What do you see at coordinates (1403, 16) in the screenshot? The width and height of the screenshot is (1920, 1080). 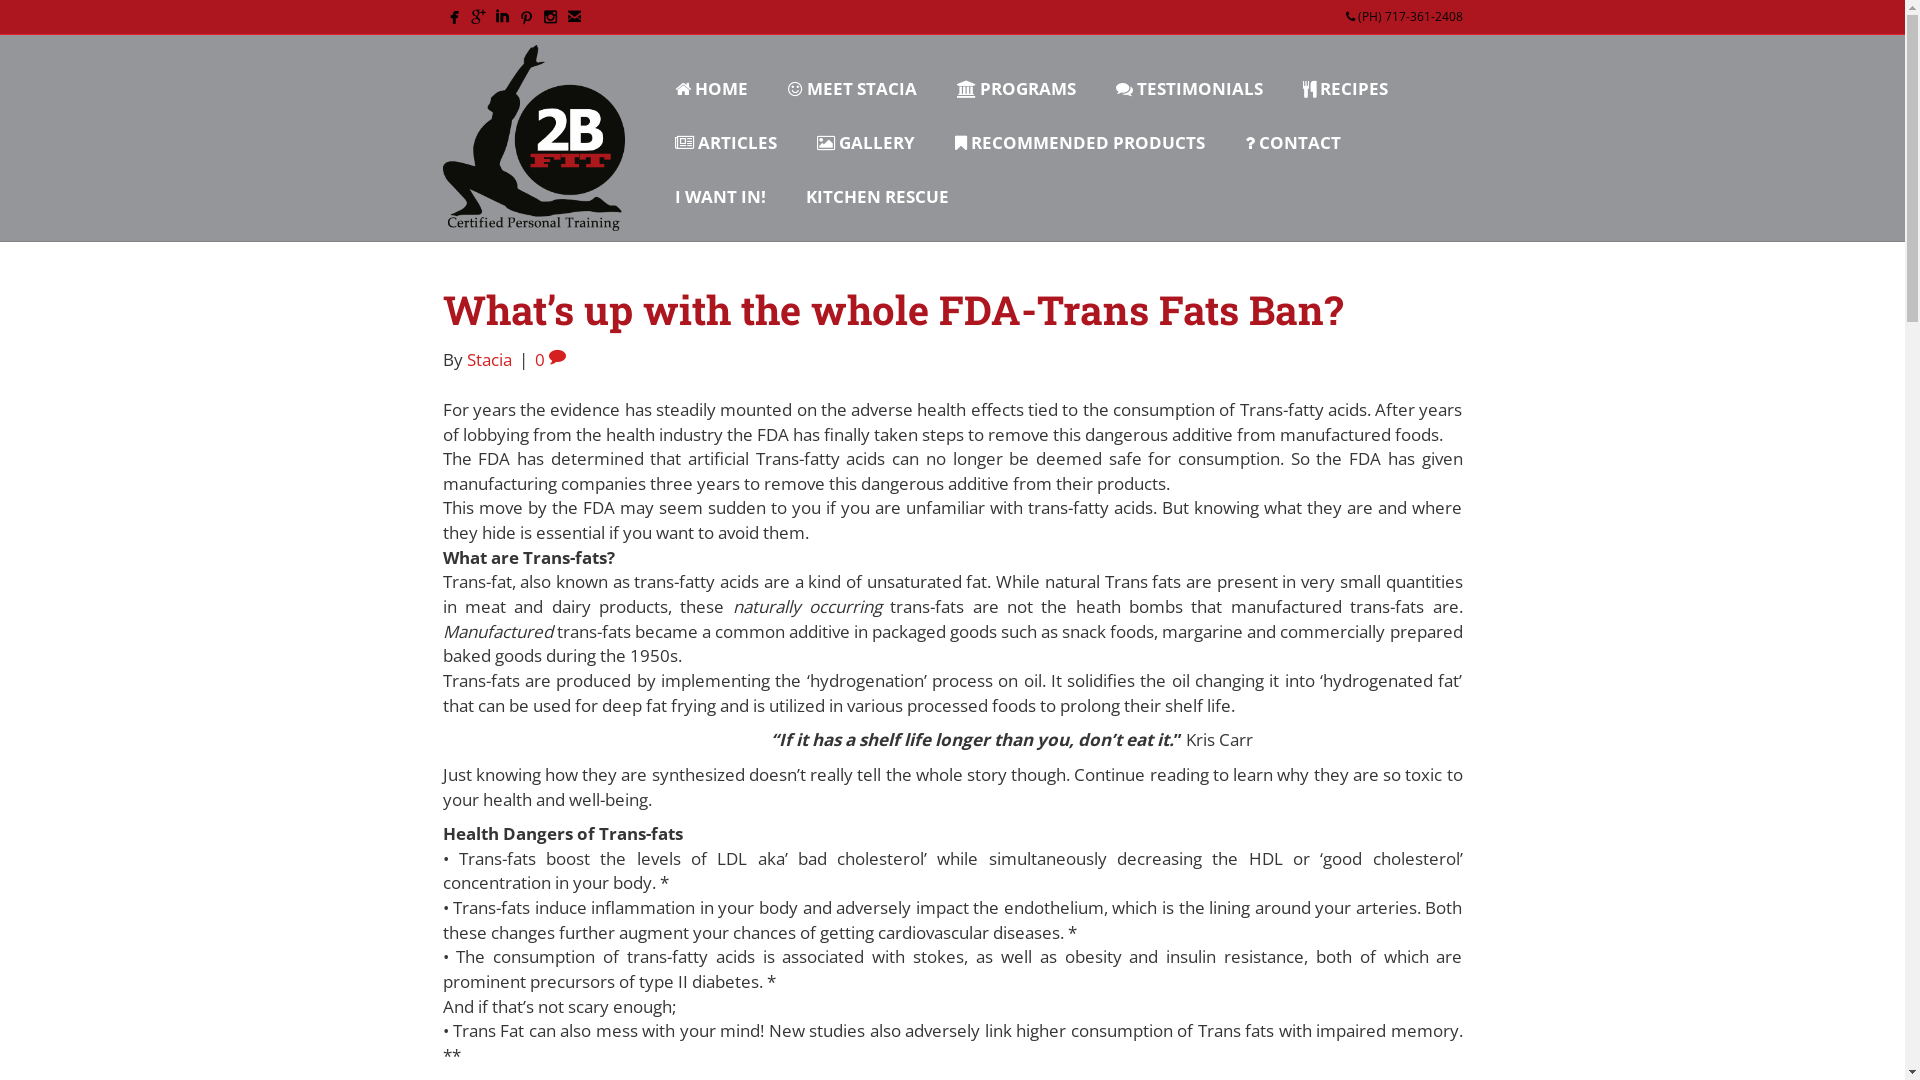 I see `'(PH) 717-361-2408'` at bounding box center [1403, 16].